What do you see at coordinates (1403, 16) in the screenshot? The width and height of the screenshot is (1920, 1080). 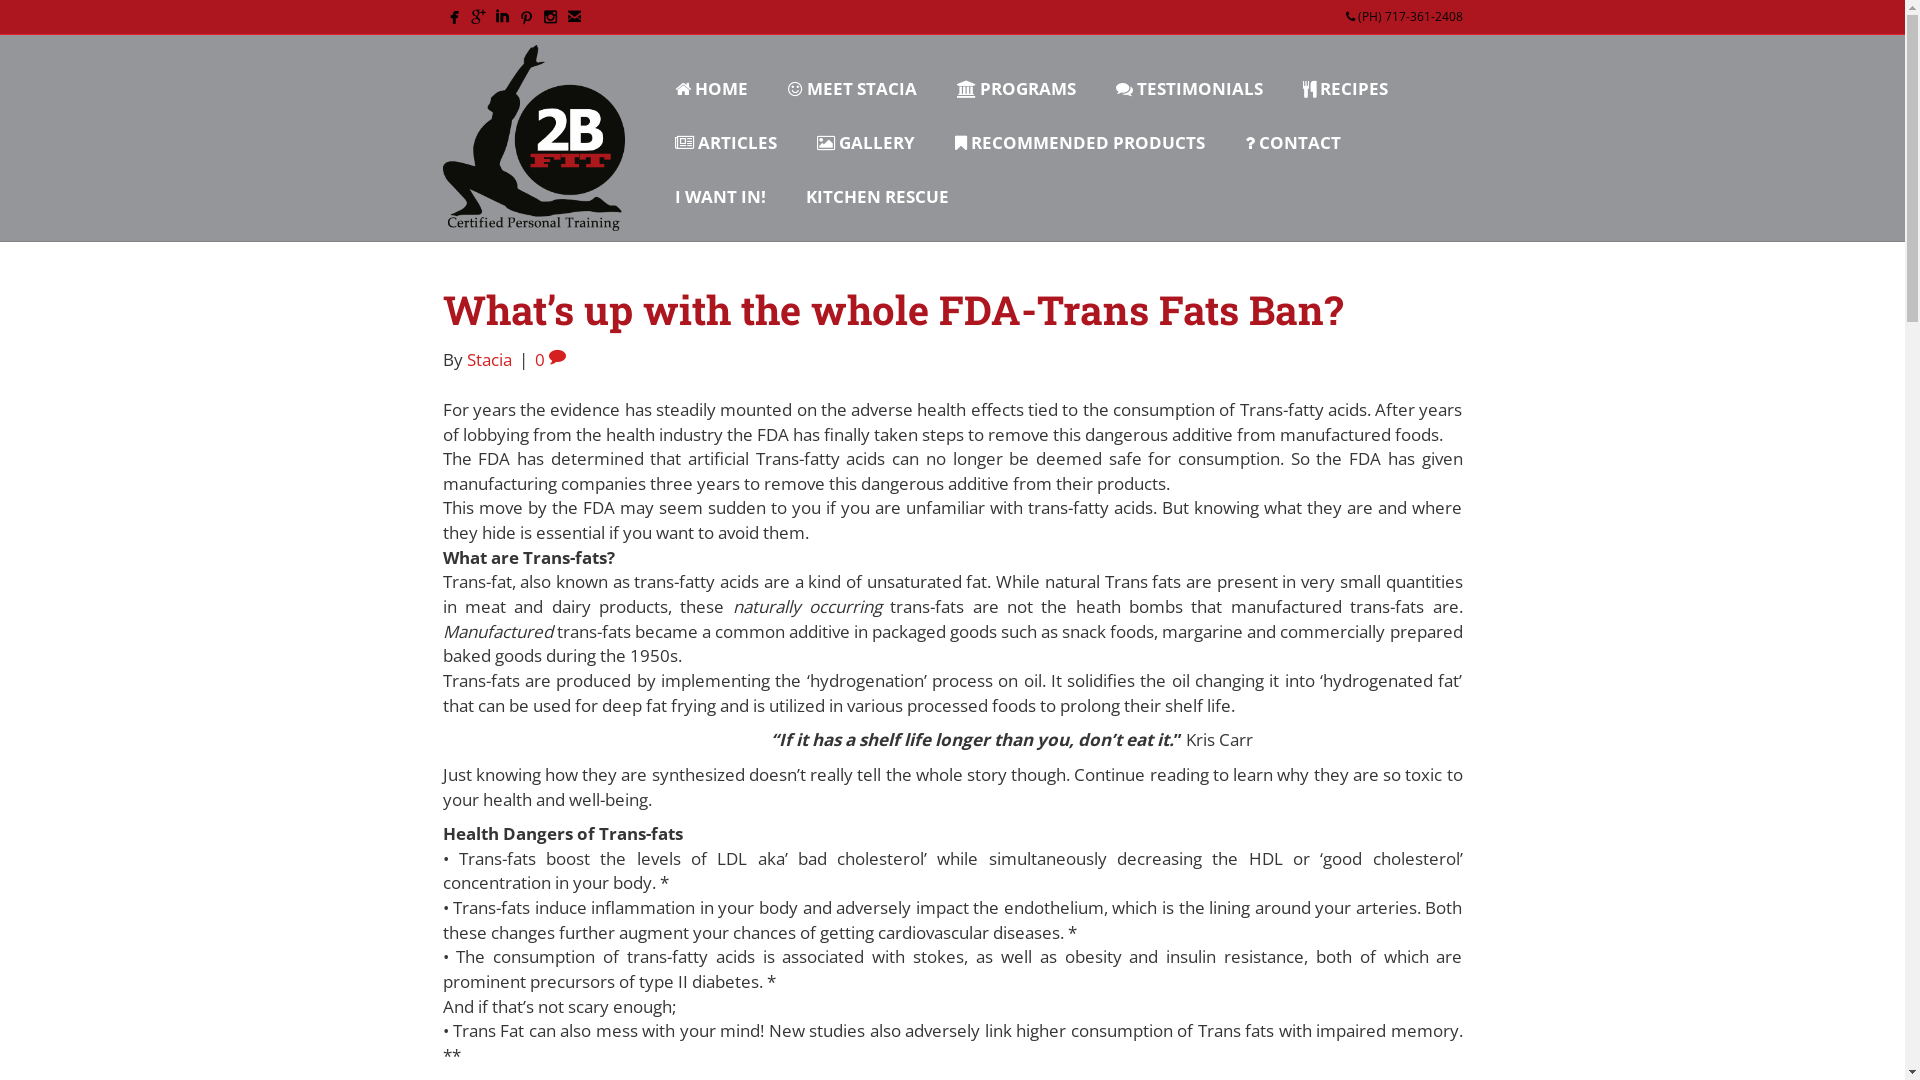 I see `'(PH) 717-361-2408'` at bounding box center [1403, 16].